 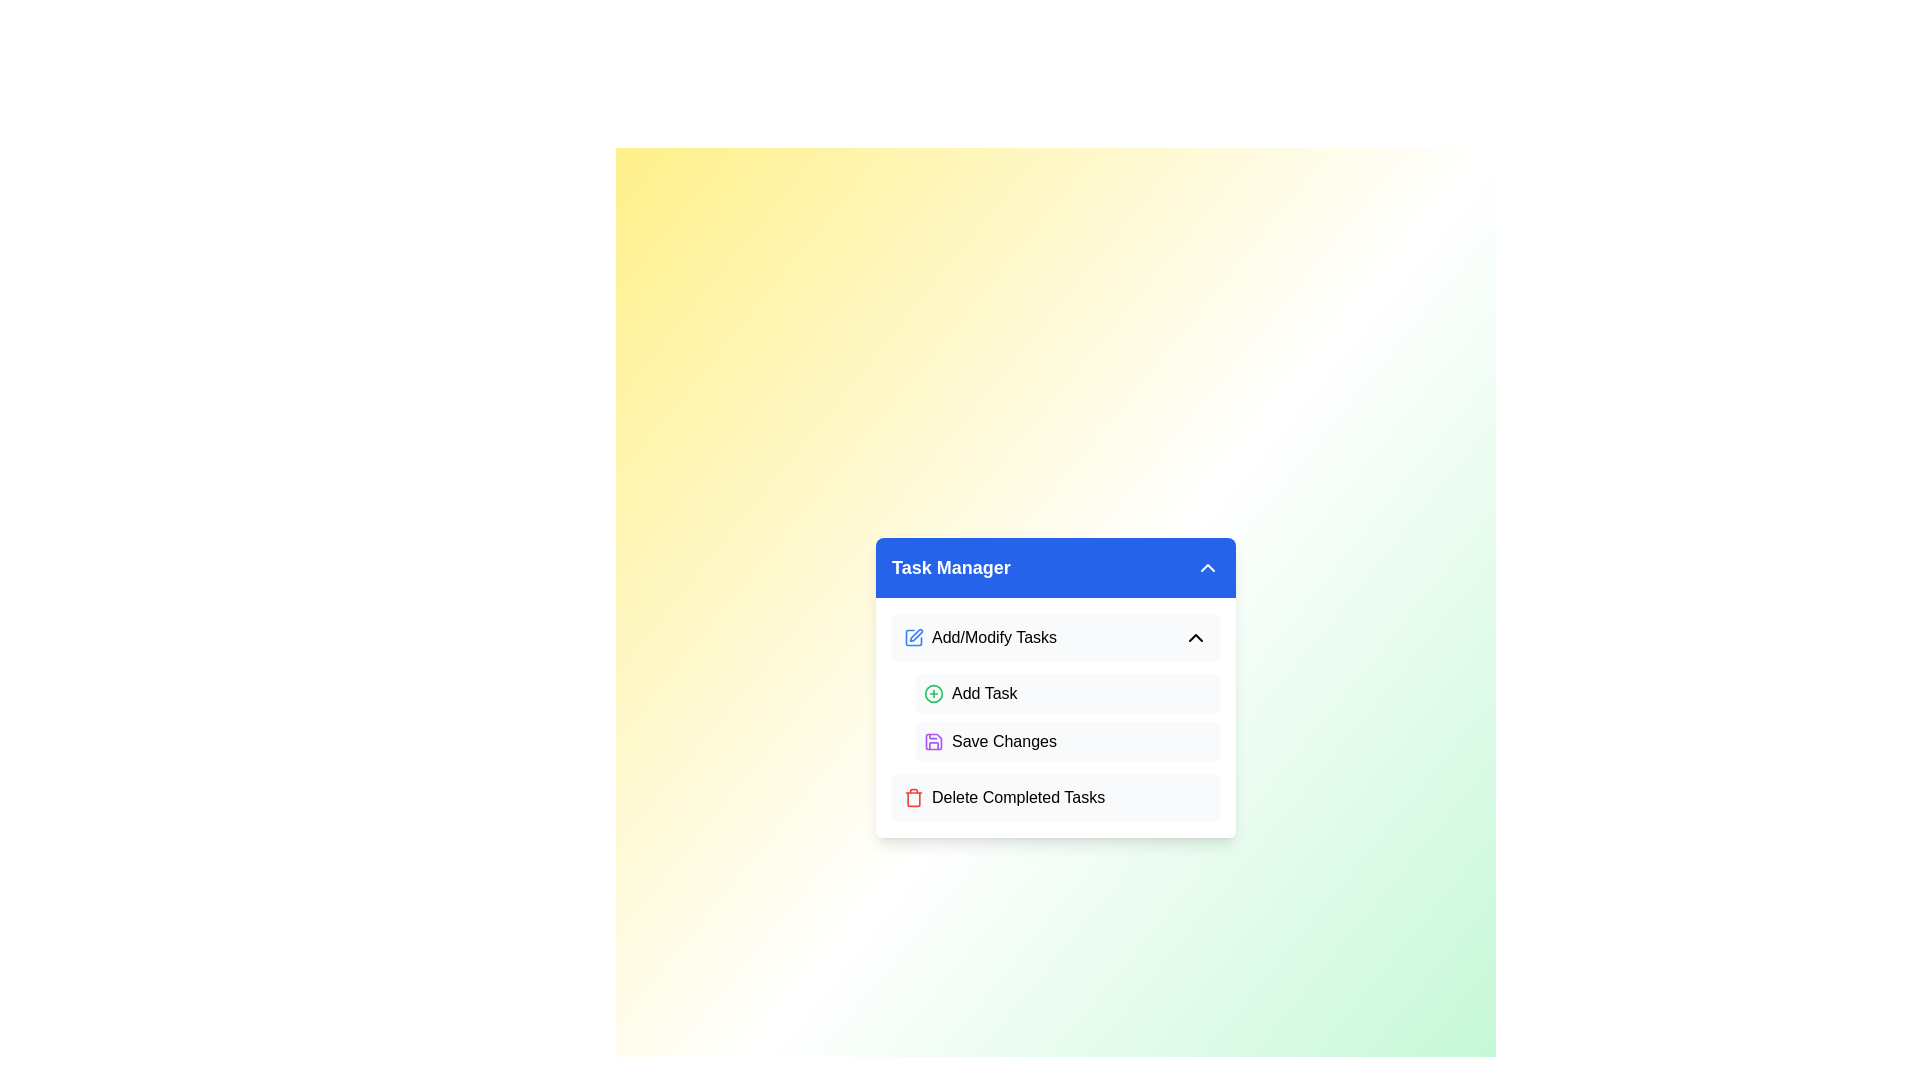 What do you see at coordinates (994, 637) in the screenshot?
I see `the text label indicating the section for adding or modifying tasks` at bounding box center [994, 637].